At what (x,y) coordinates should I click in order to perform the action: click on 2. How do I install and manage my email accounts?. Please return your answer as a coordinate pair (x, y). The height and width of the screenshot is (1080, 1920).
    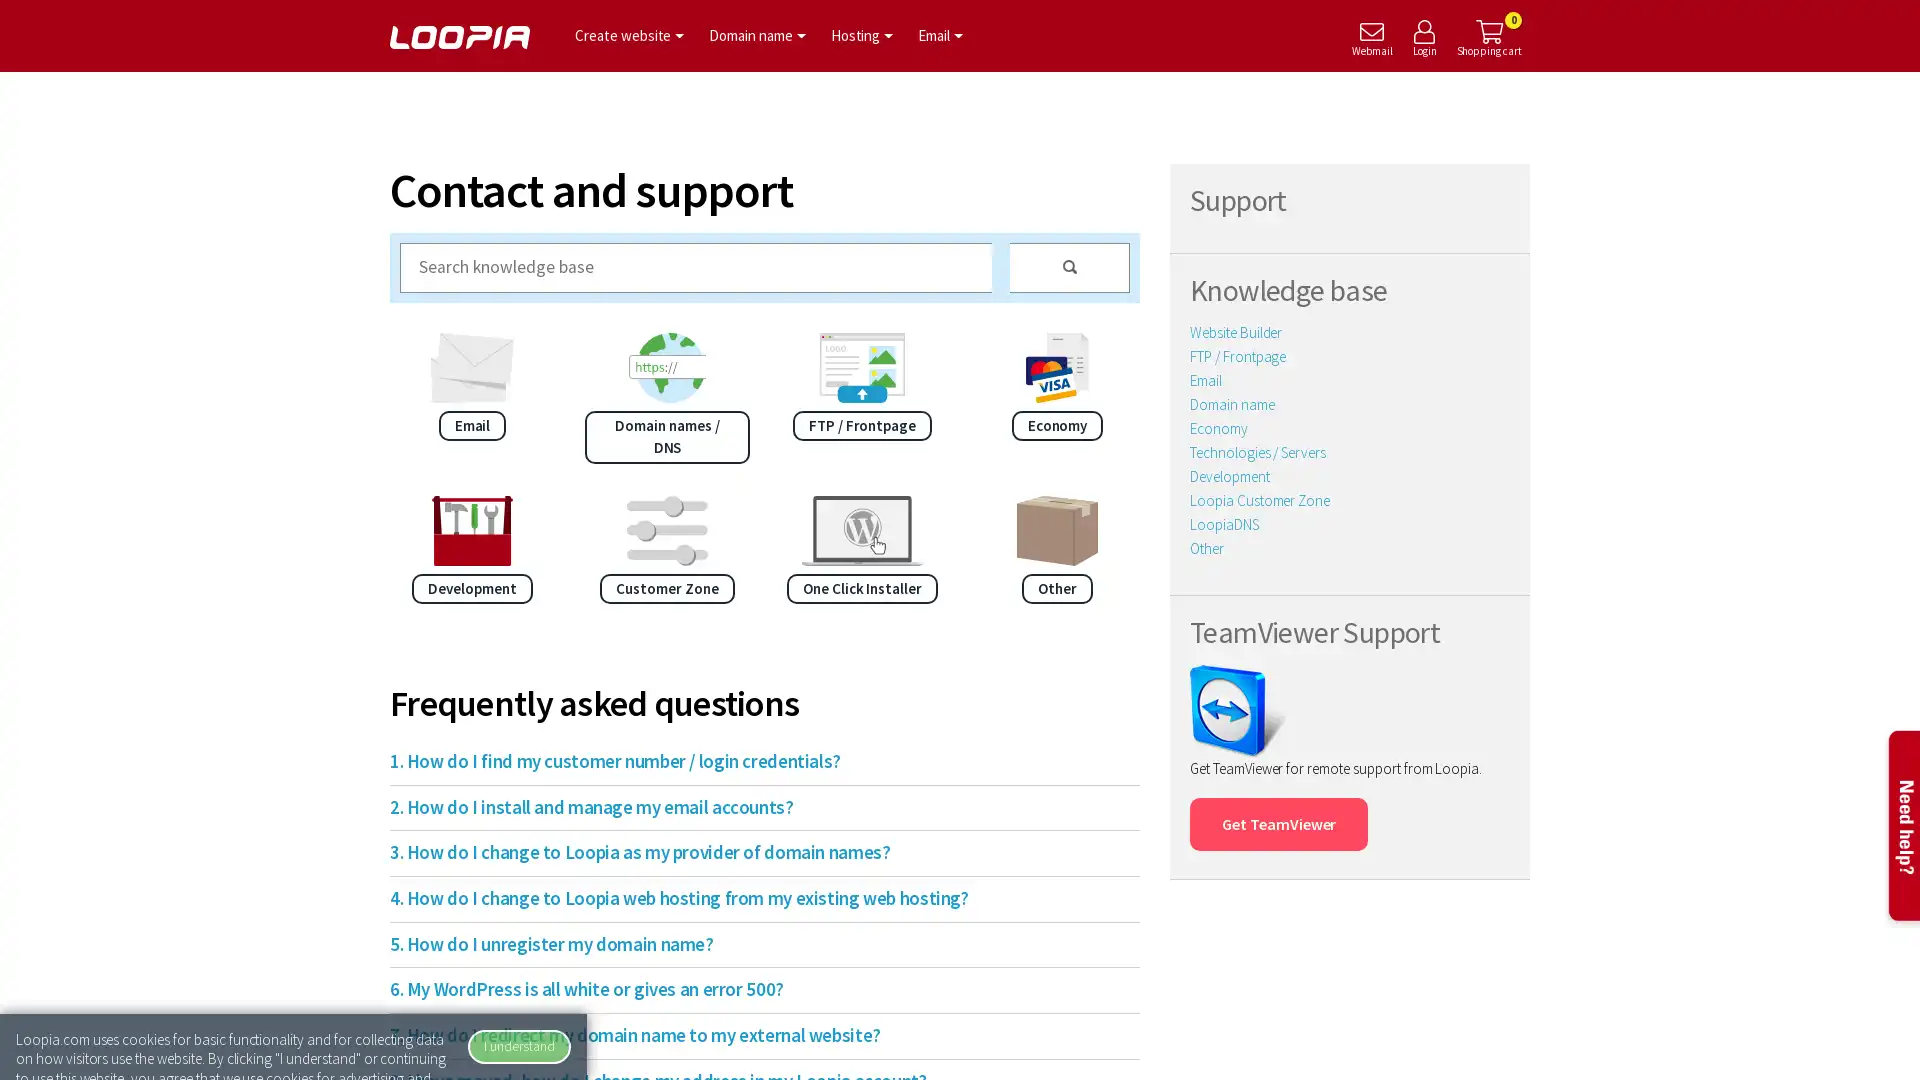
    Looking at the image, I should click on (753, 806).